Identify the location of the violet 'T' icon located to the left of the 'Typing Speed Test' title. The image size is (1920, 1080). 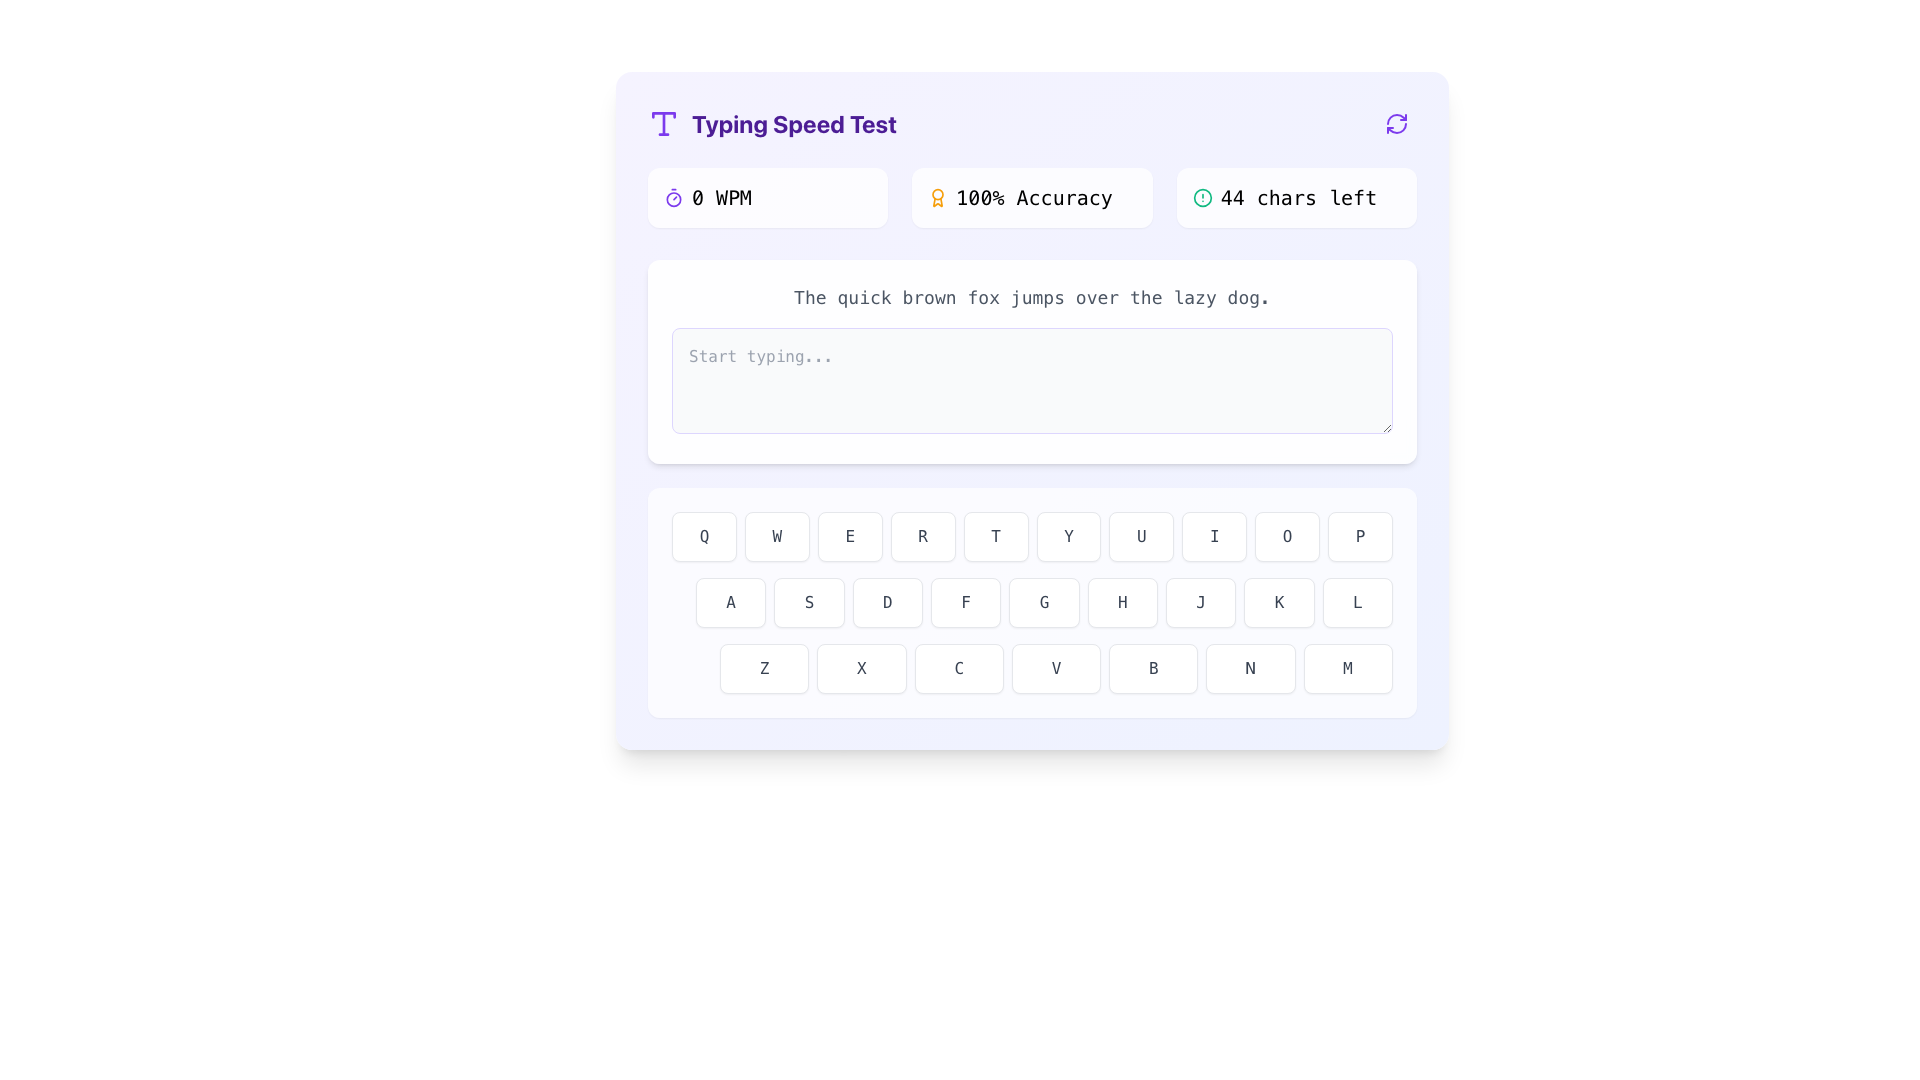
(663, 123).